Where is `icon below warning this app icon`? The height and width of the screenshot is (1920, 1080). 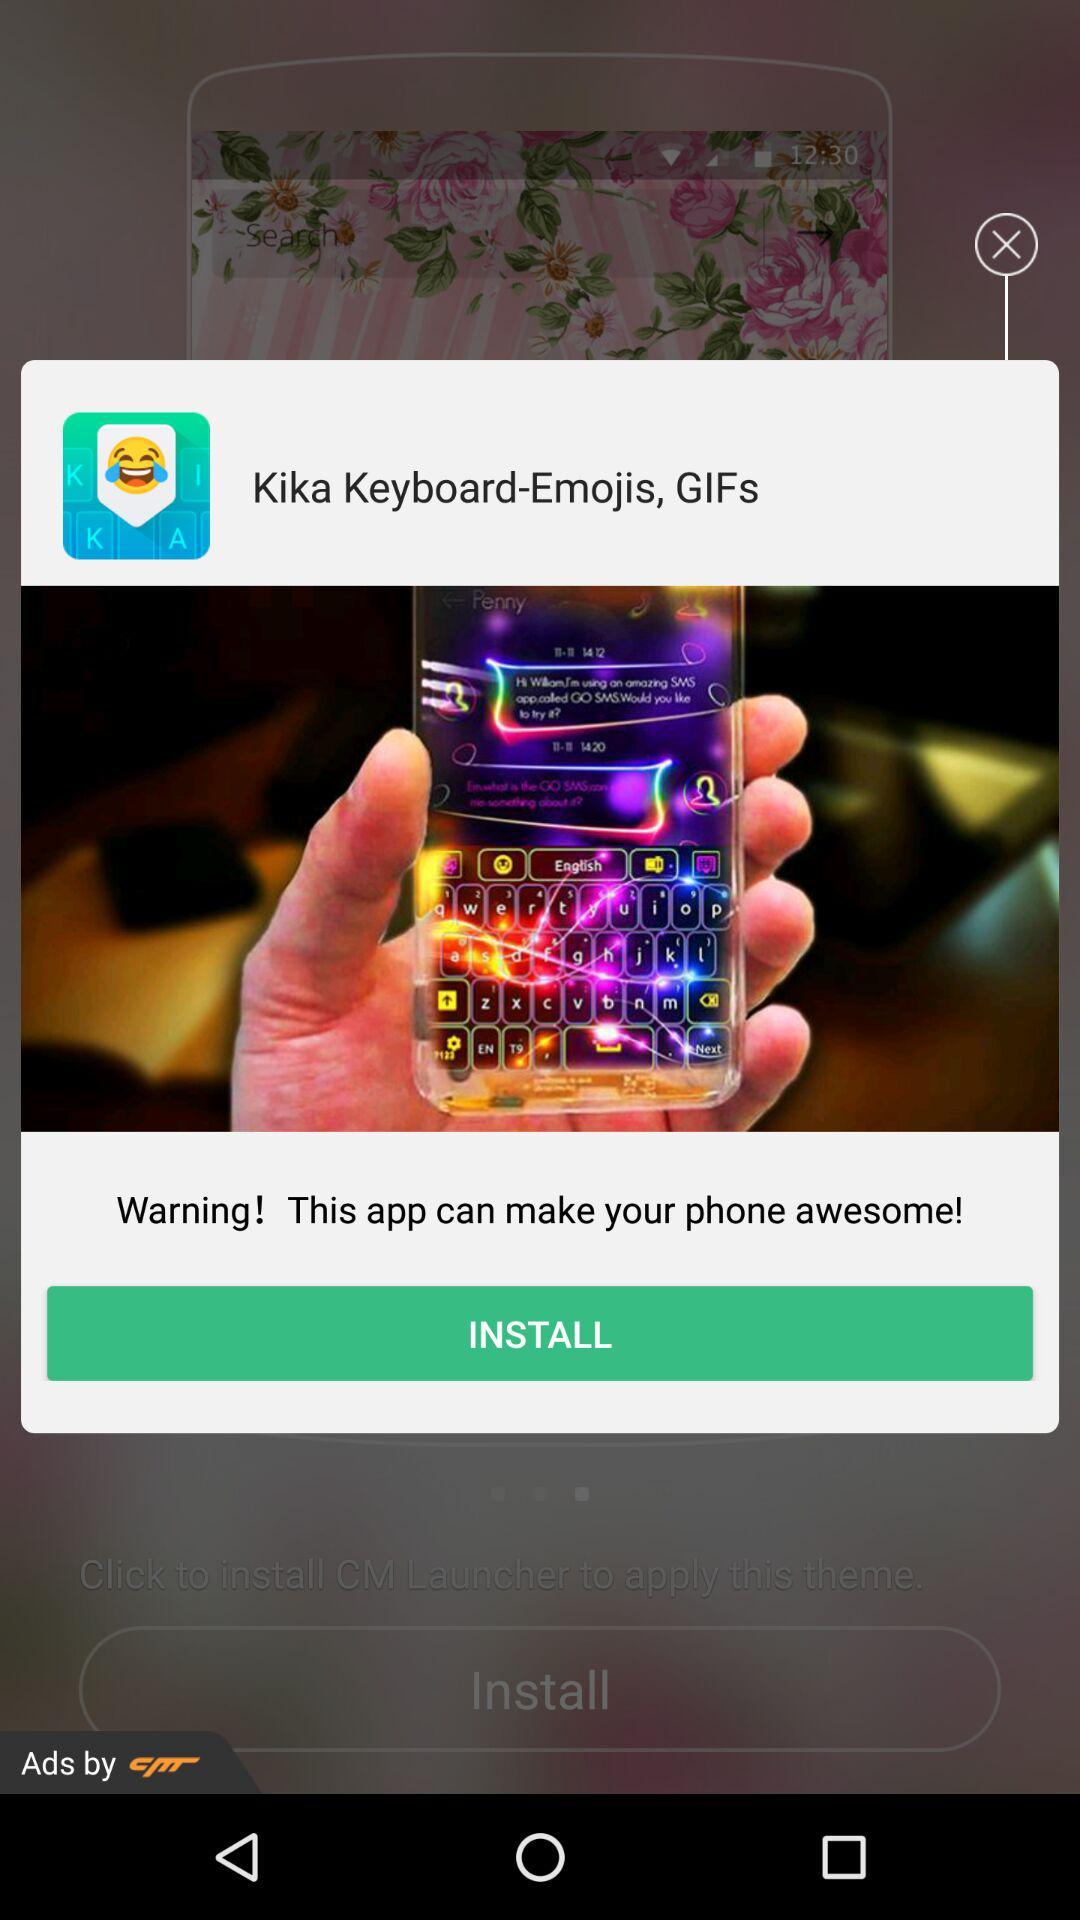
icon below warning this app icon is located at coordinates (540, 1333).